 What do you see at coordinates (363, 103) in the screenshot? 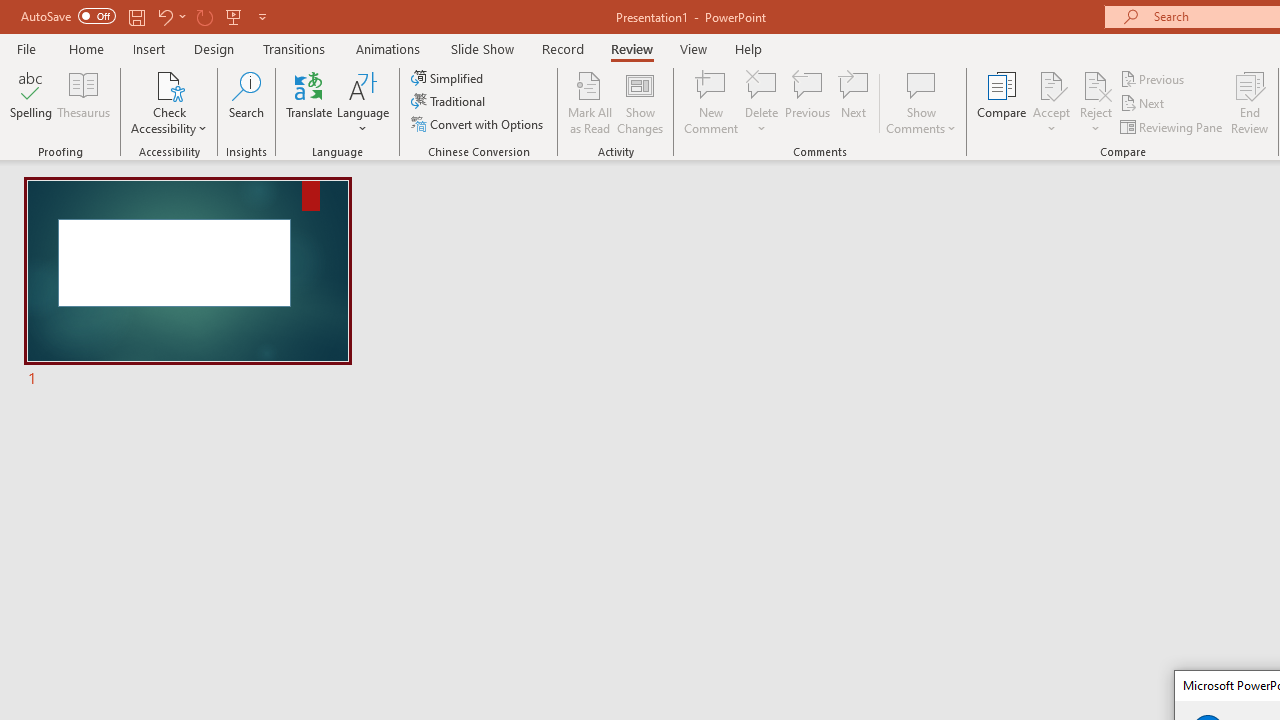
I see `'Language'` at bounding box center [363, 103].